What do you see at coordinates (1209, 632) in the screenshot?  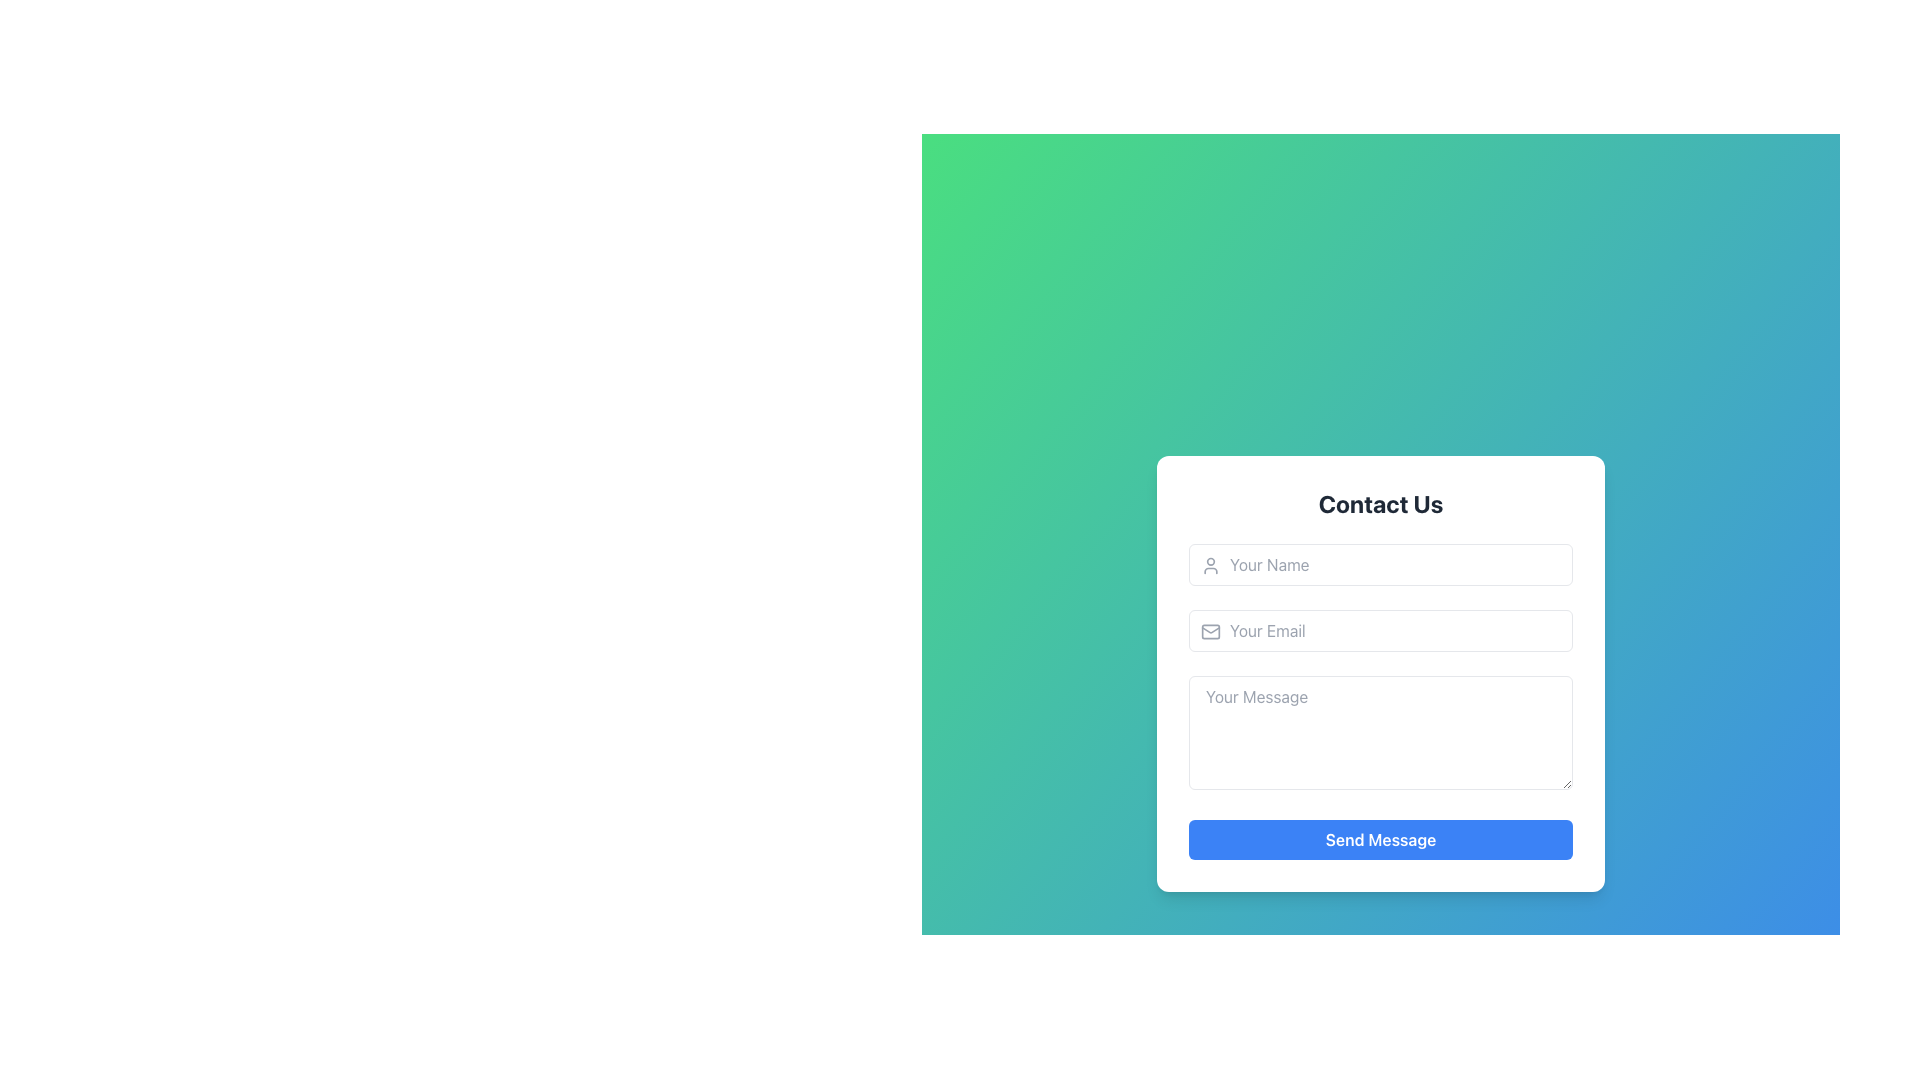 I see `the envelope icon representing the email input field, located to the left of the 'Your Email' input box` at bounding box center [1209, 632].